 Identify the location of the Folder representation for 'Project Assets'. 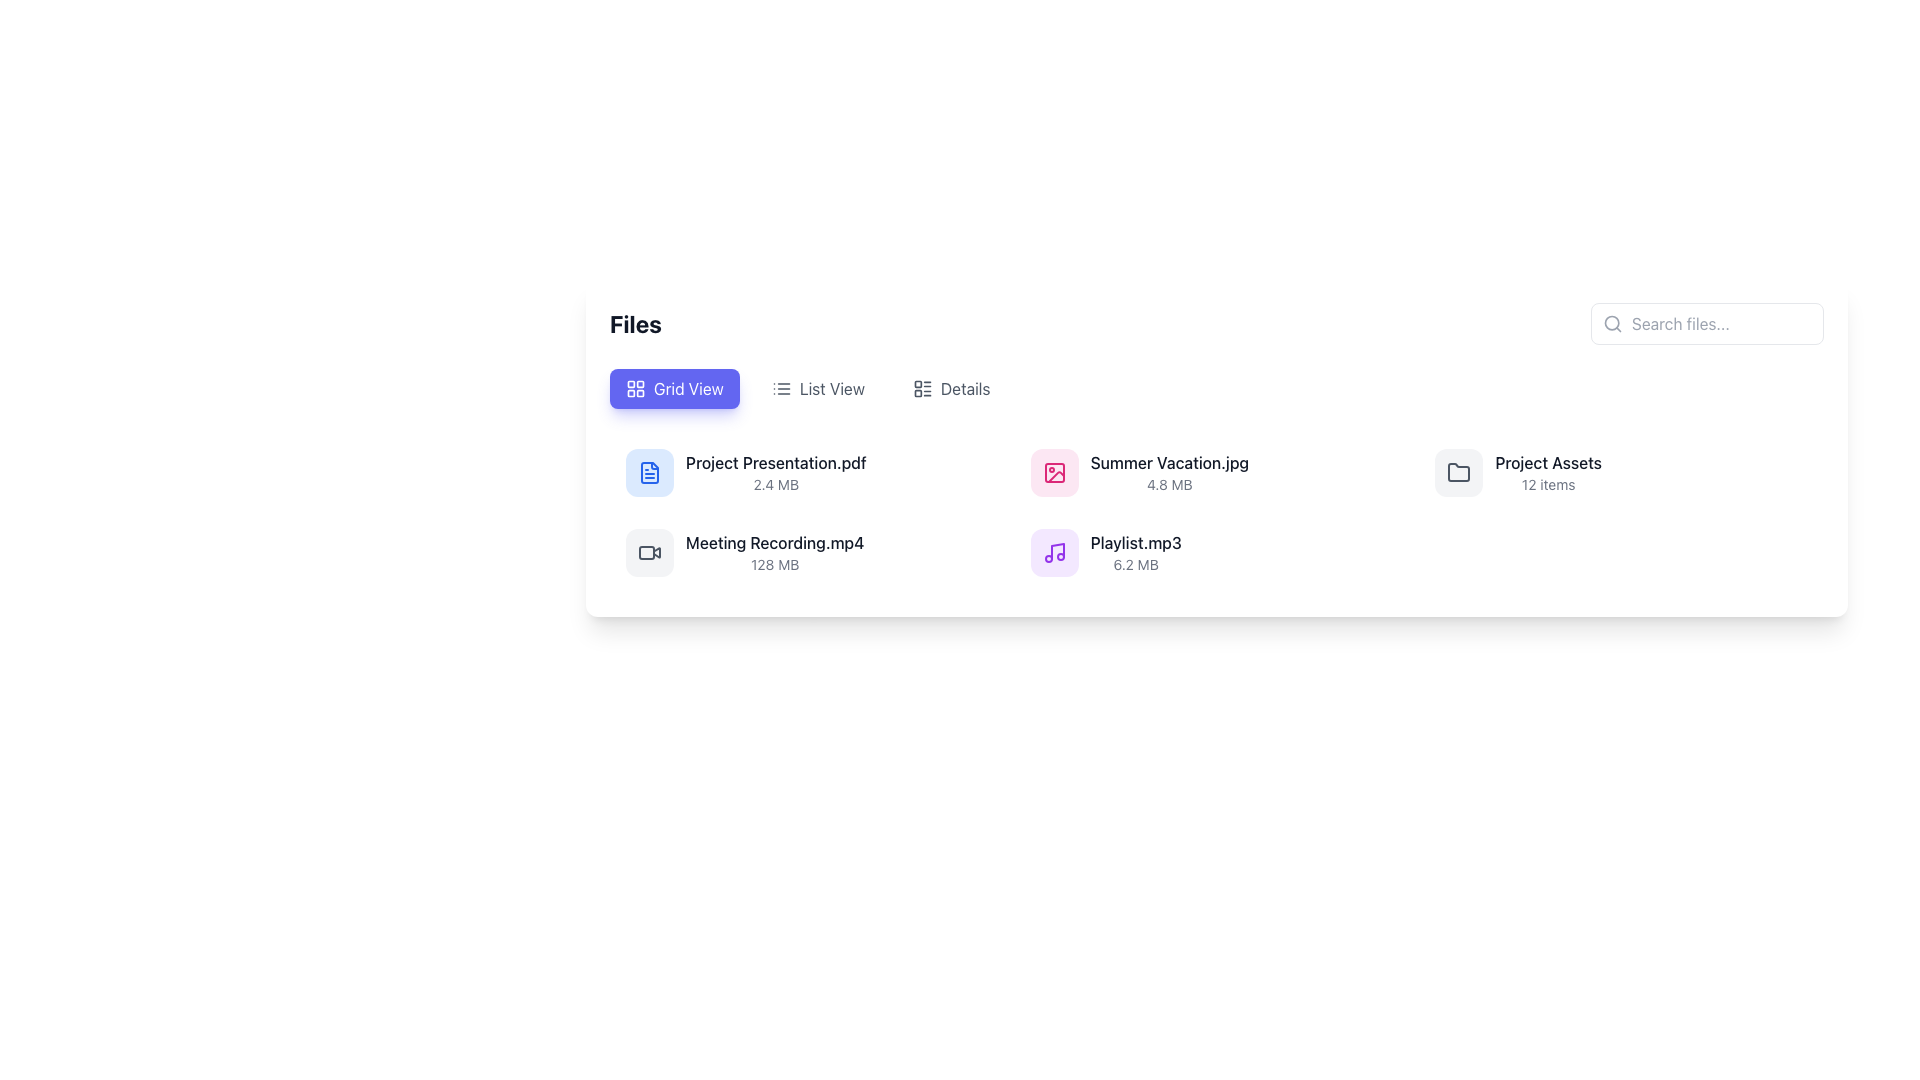
(1621, 473).